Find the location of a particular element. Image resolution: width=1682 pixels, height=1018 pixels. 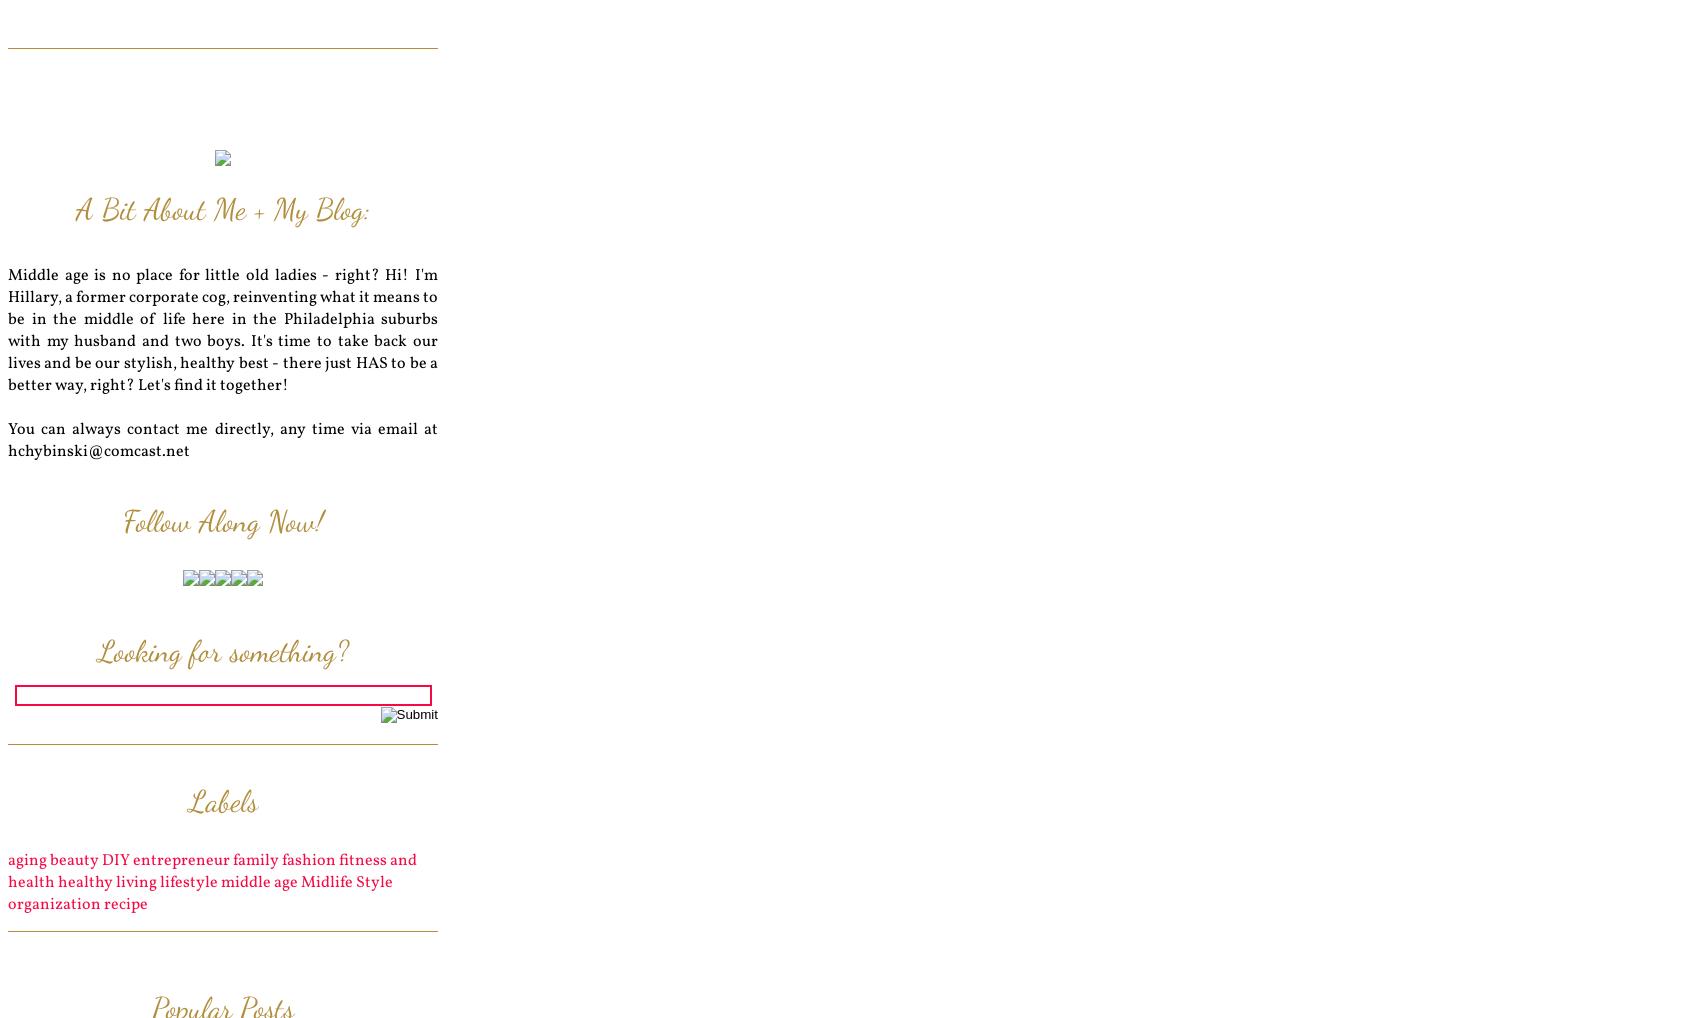

'Follow Along Now!' is located at coordinates (221, 520).